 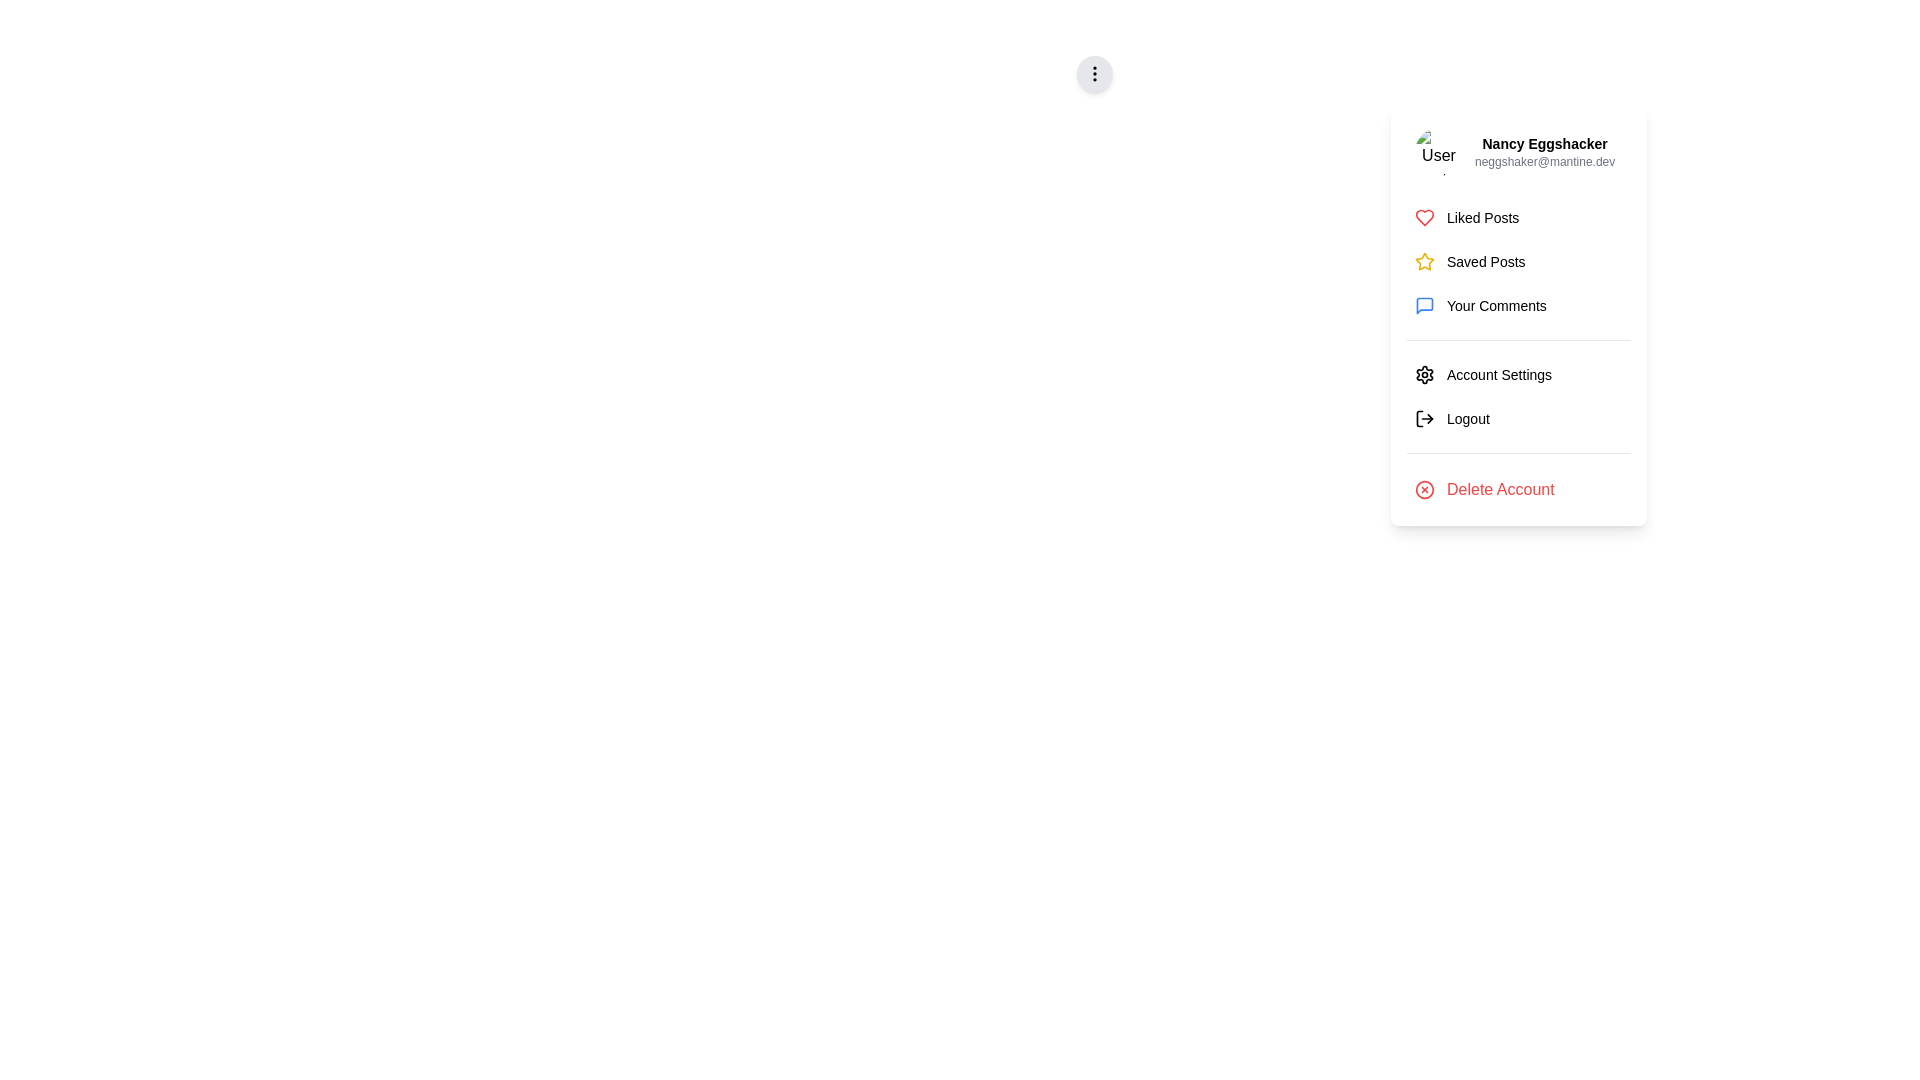 What do you see at coordinates (1518, 218) in the screenshot?
I see `the navigation menu list item that represents liked posts` at bounding box center [1518, 218].